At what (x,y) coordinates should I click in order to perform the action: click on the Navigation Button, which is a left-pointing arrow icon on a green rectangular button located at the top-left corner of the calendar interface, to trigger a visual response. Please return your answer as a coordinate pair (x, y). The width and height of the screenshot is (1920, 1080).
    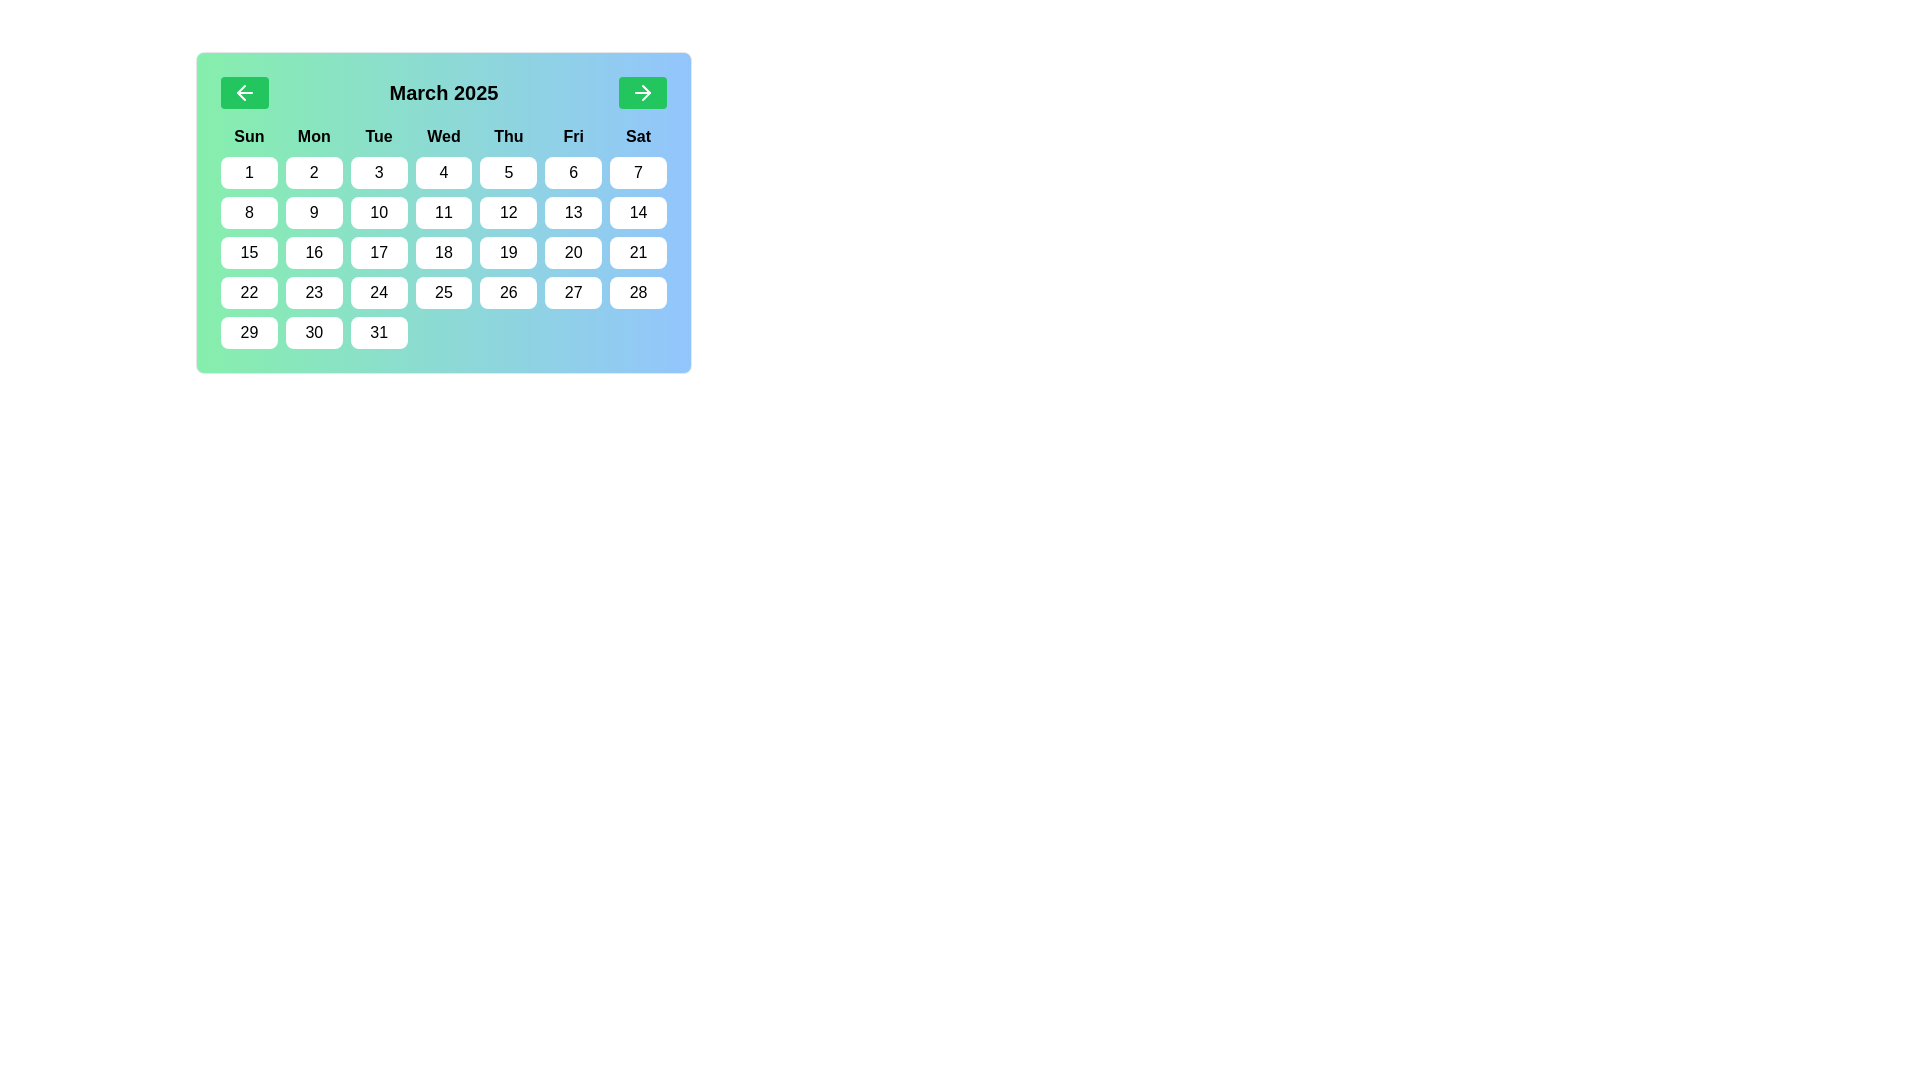
    Looking at the image, I should click on (243, 92).